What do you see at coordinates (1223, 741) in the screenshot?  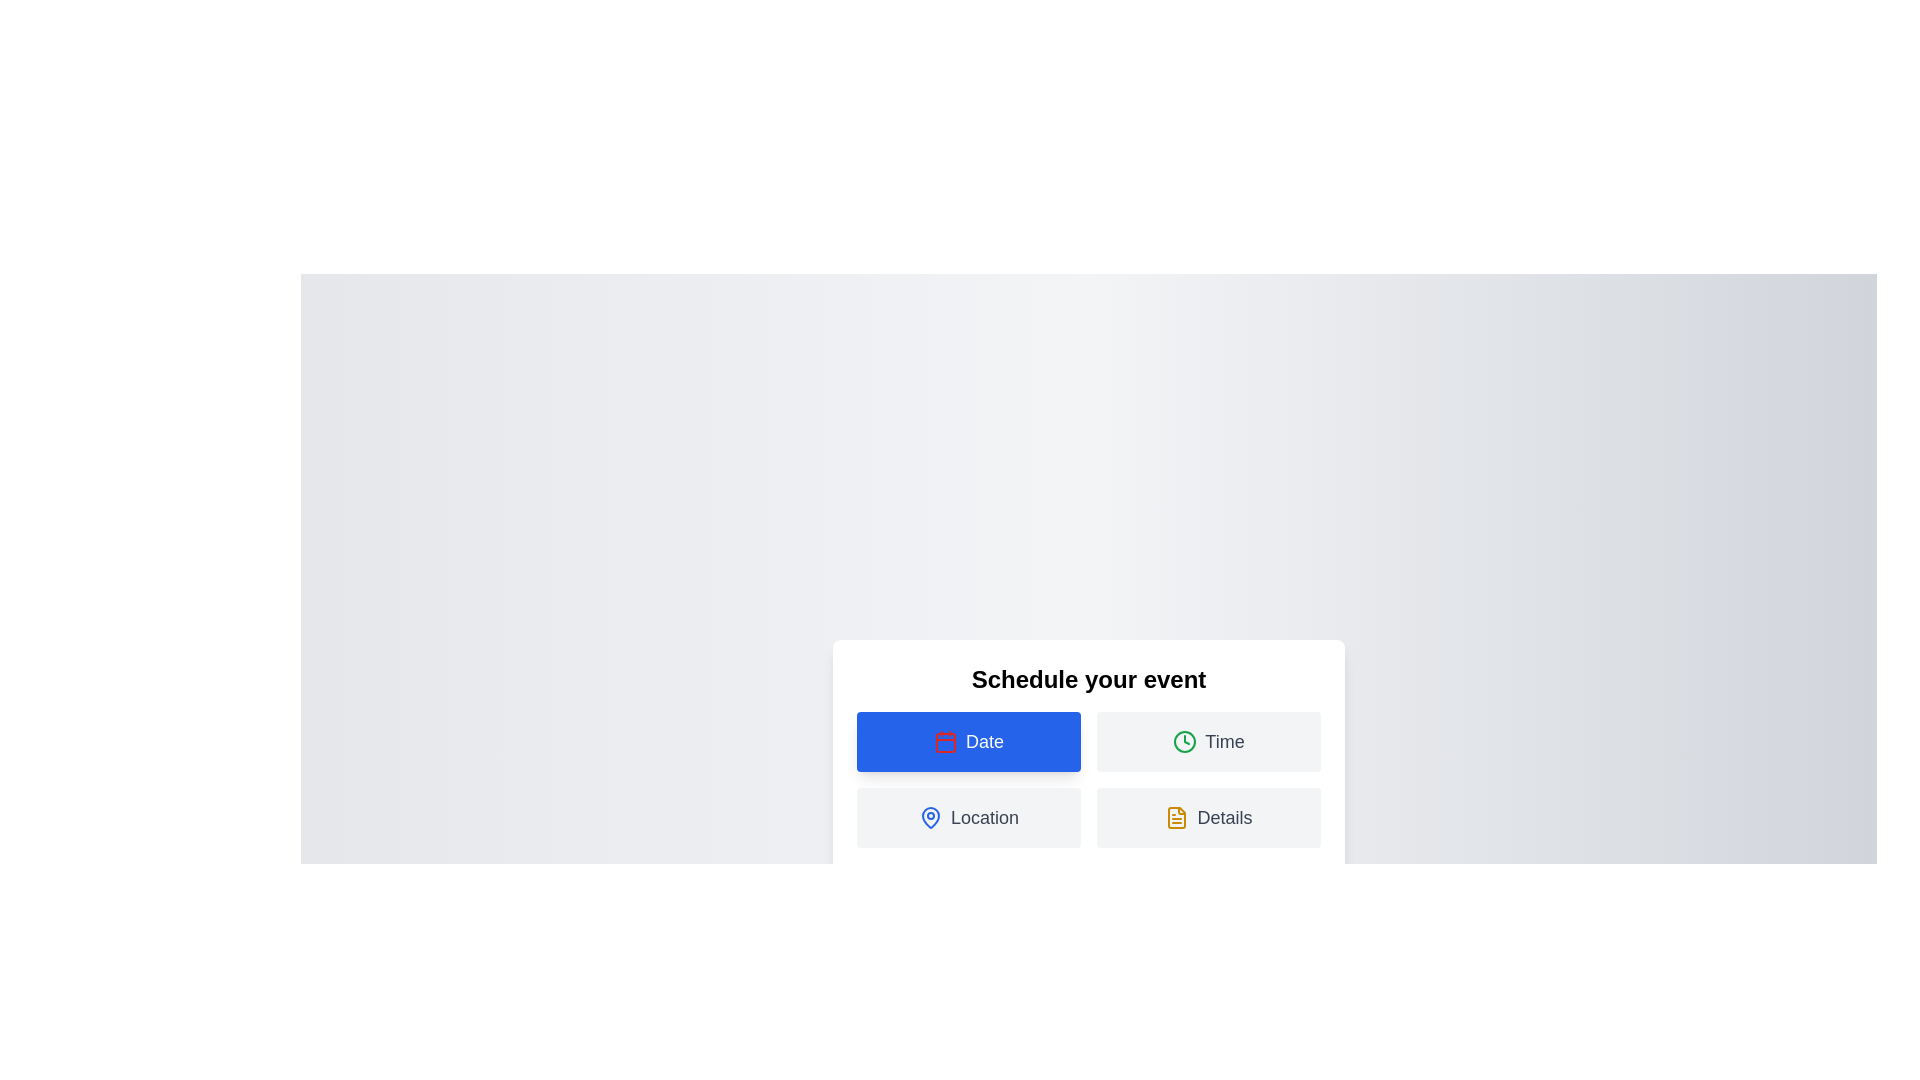 I see `the 'Time' text label which is displayed in gray font and is positioned within the light gray rectangular button in the top-right corner of the interface` at bounding box center [1223, 741].